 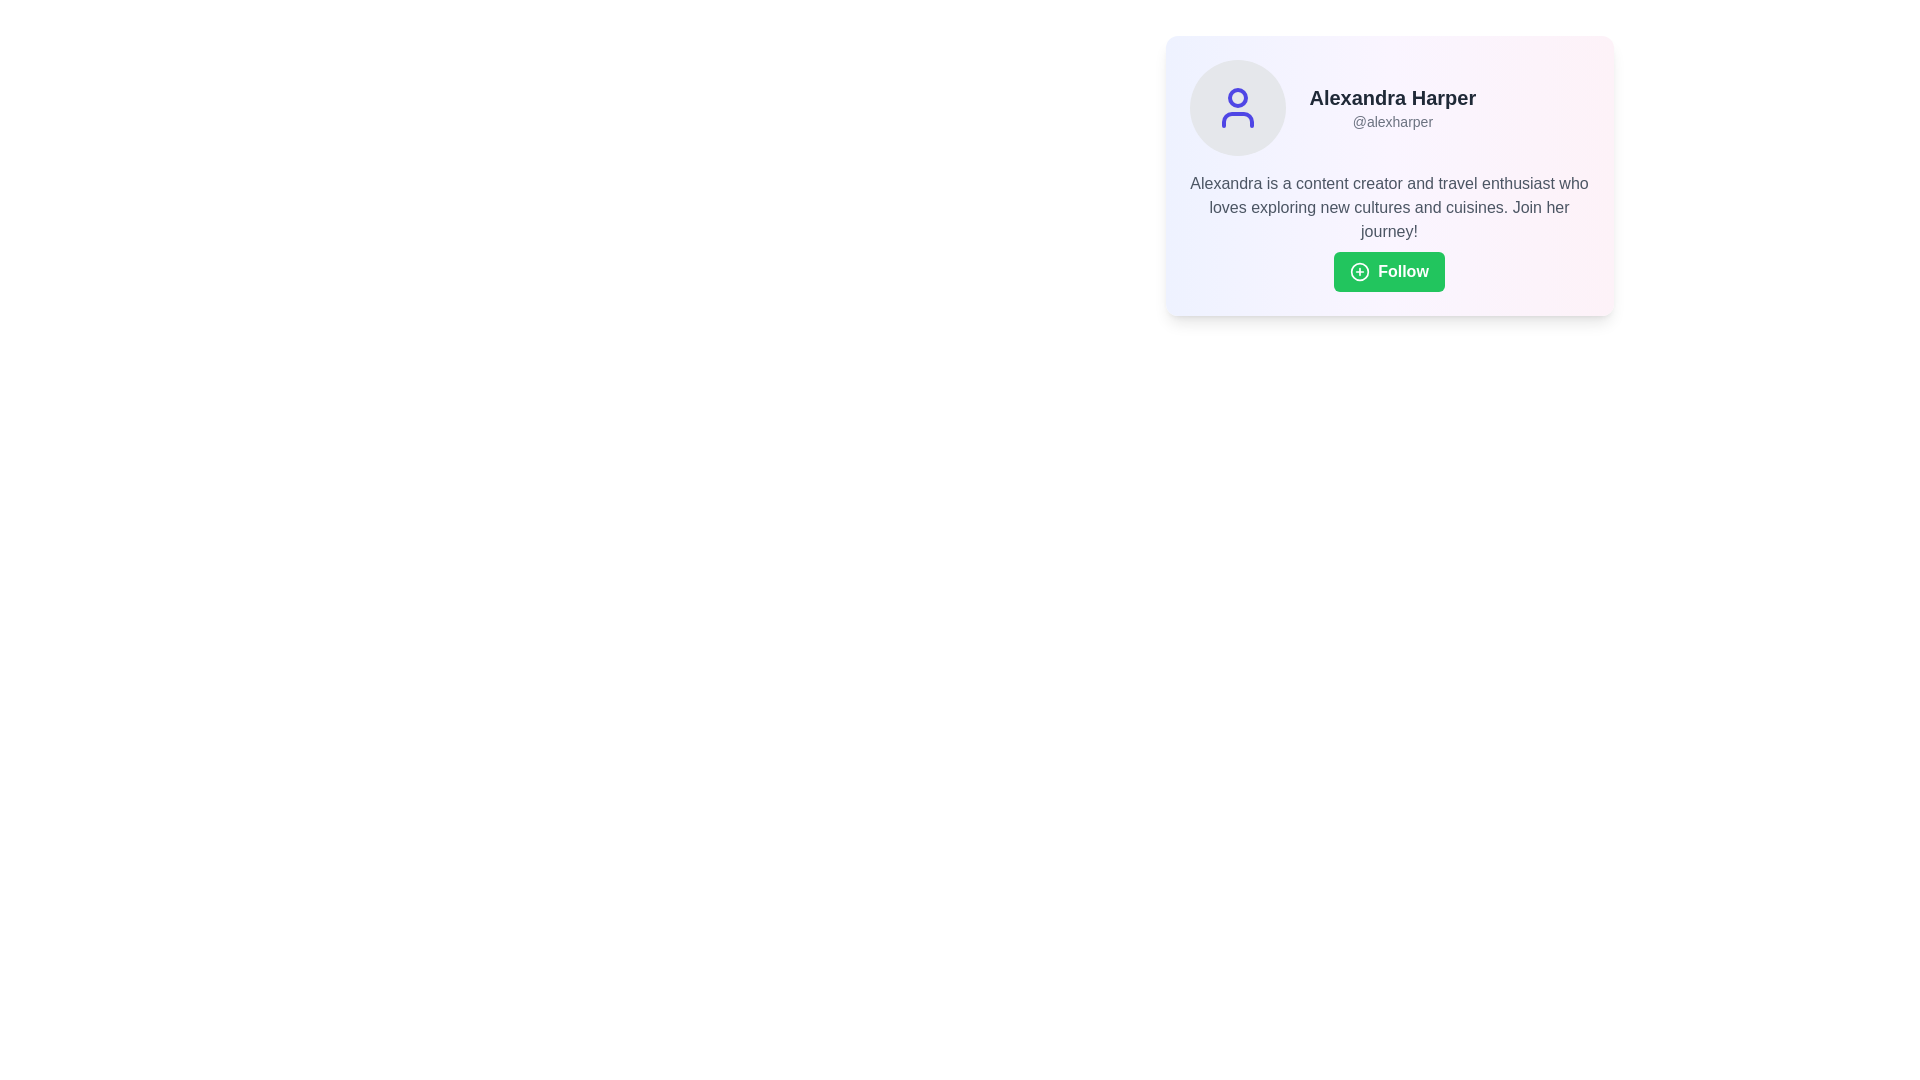 I want to click on the green 'Follow' button with white text and a circular plus icon to trigger the hover effect, so click(x=1388, y=272).